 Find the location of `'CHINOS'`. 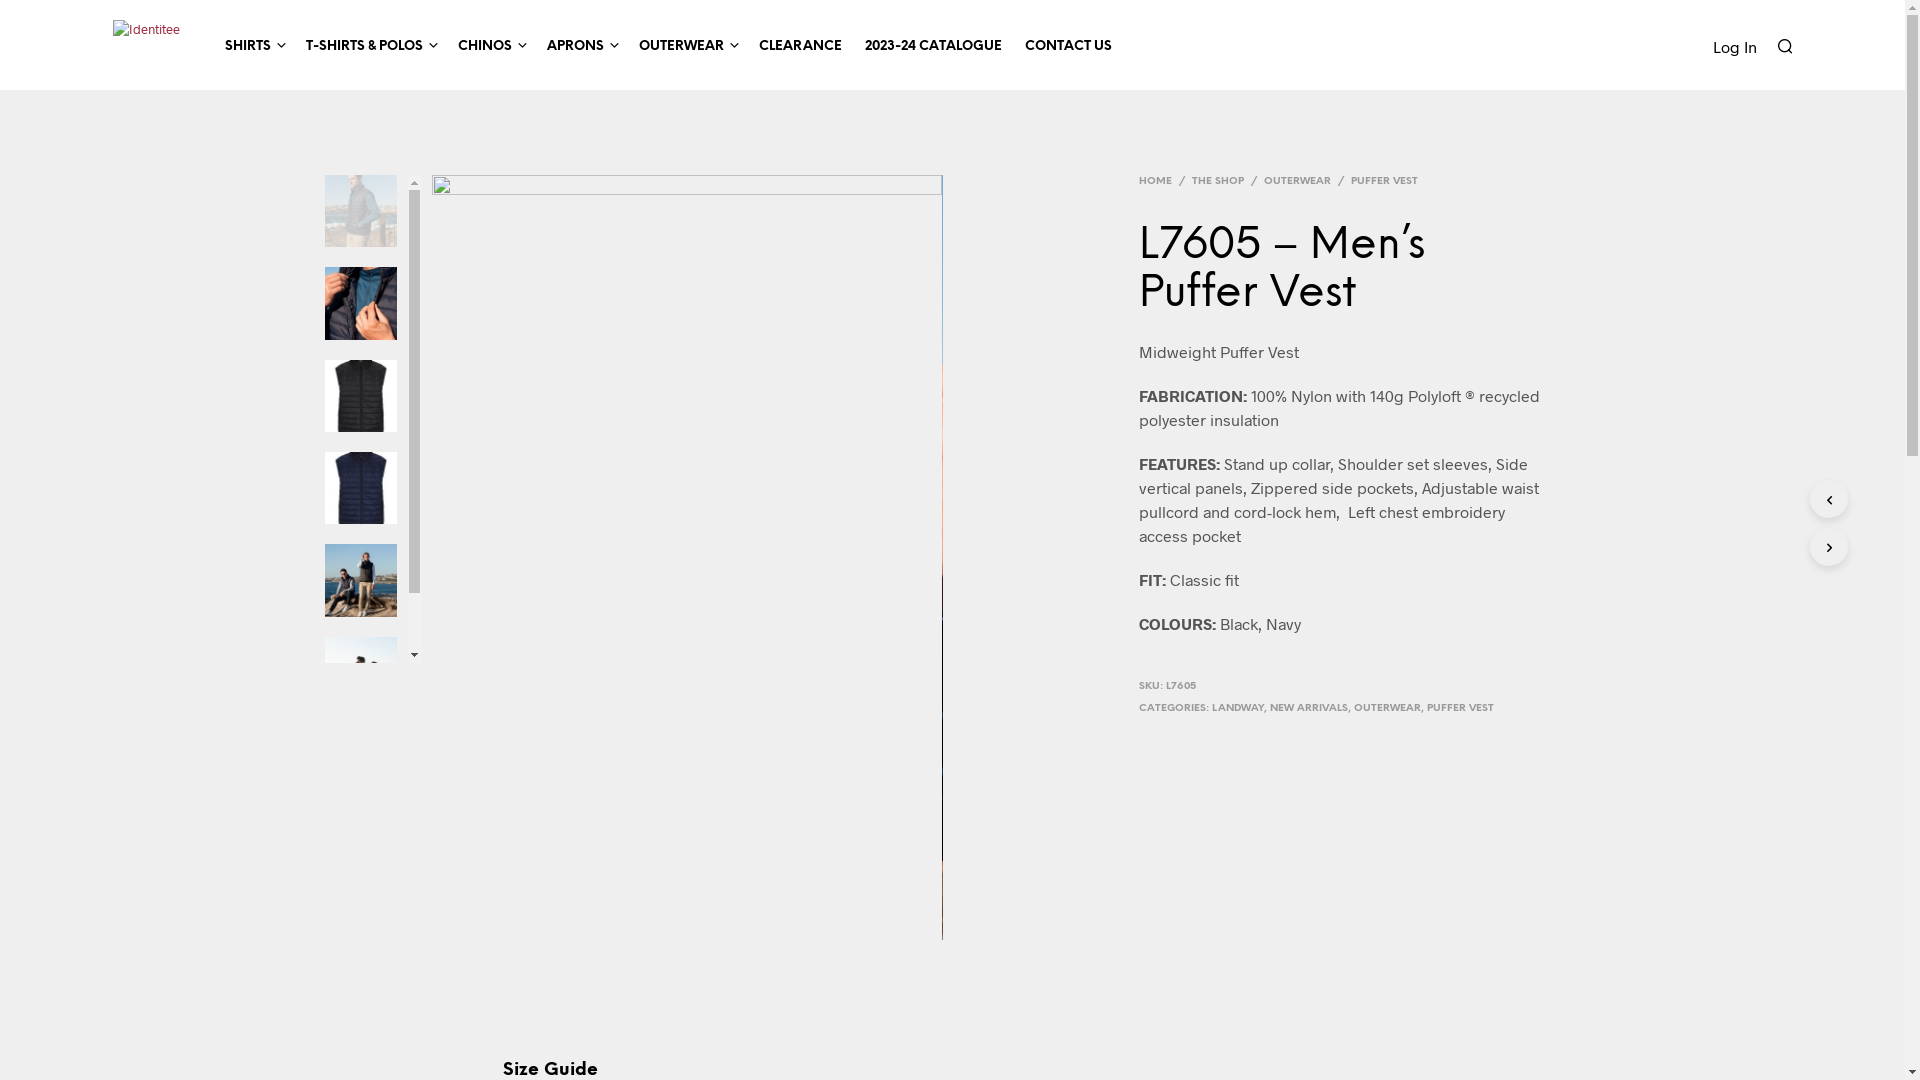

'CHINOS' is located at coordinates (484, 45).